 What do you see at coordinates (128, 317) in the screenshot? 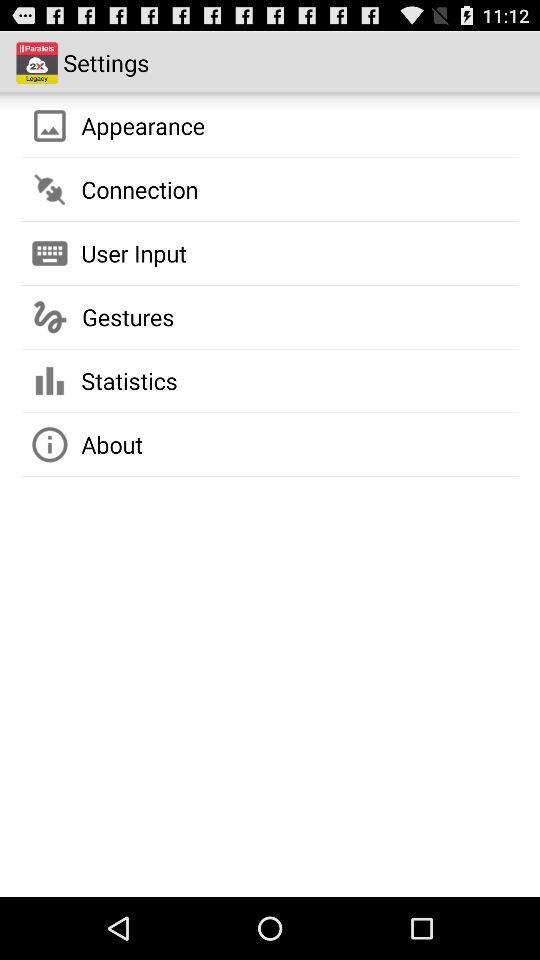
I see `the gestures` at bounding box center [128, 317].